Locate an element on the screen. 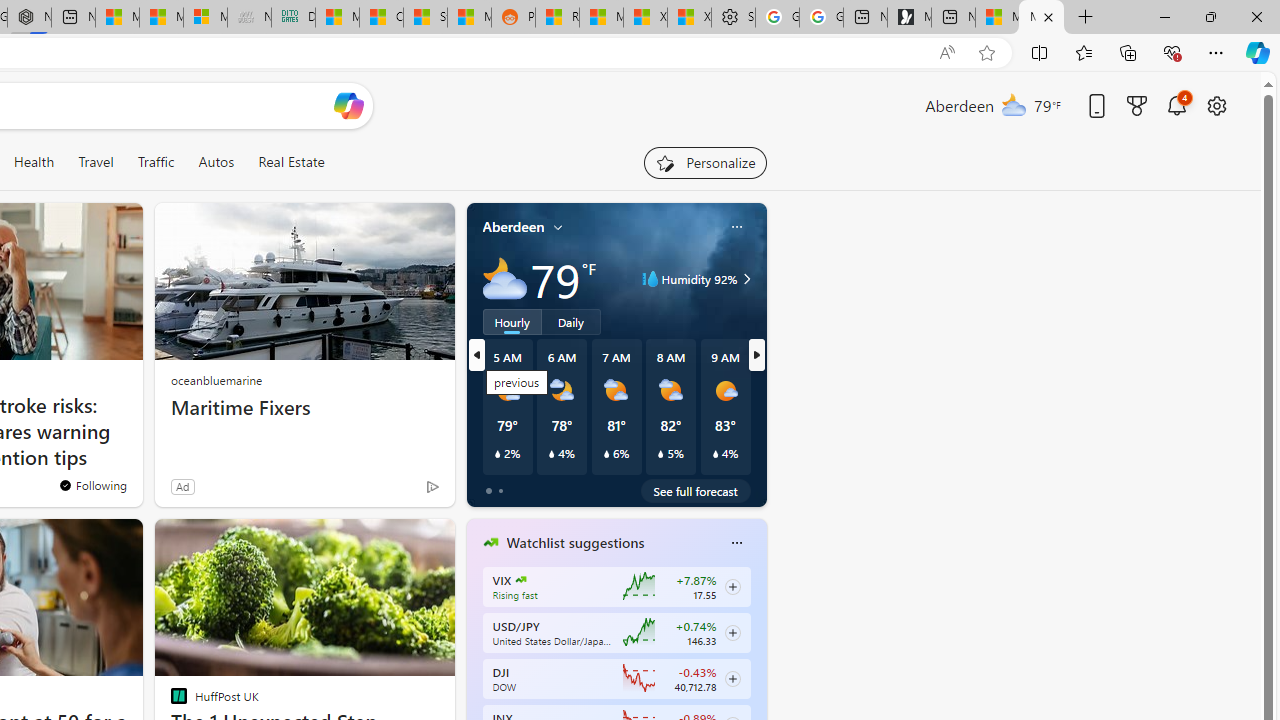  'My location' is located at coordinates (558, 226).